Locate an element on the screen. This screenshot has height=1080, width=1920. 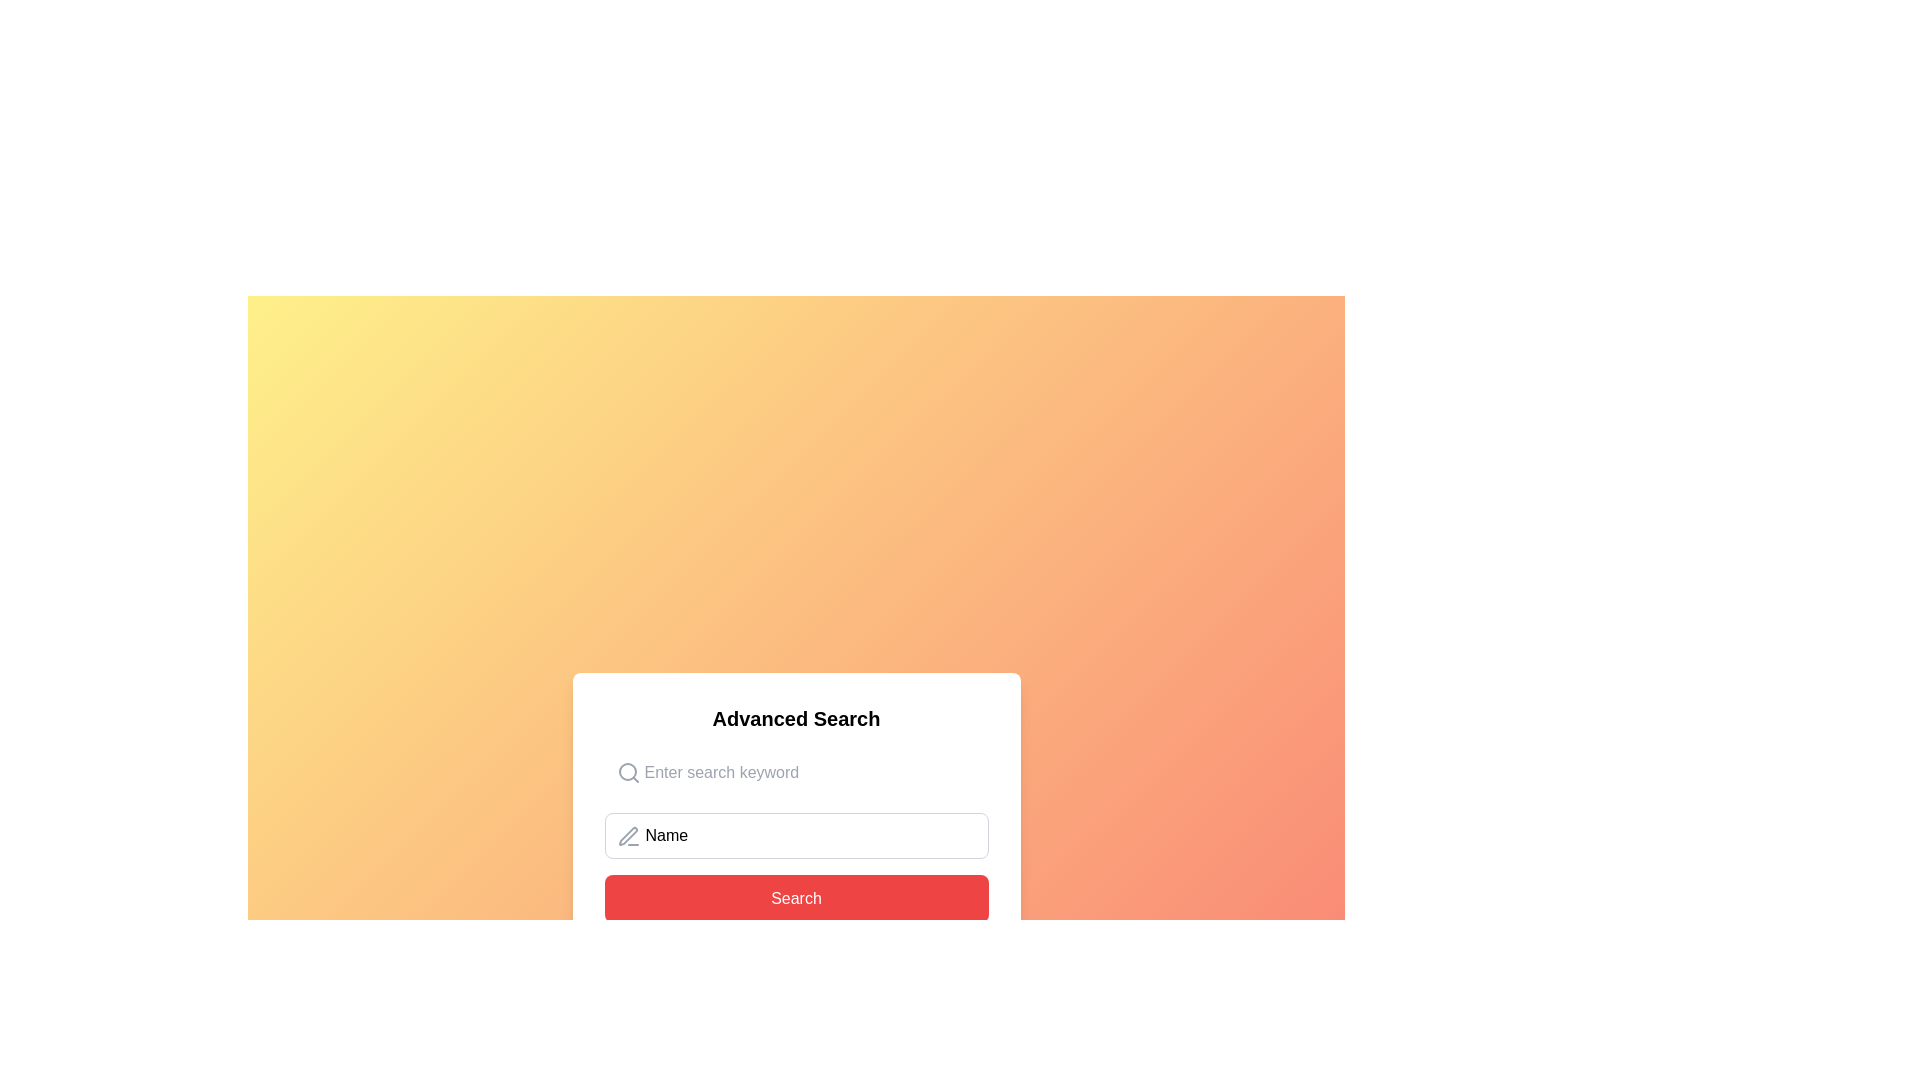
properties of the pen icon located inside the 'Name' input box, which is positioned at the leftmost side of the input field is located at coordinates (627, 837).